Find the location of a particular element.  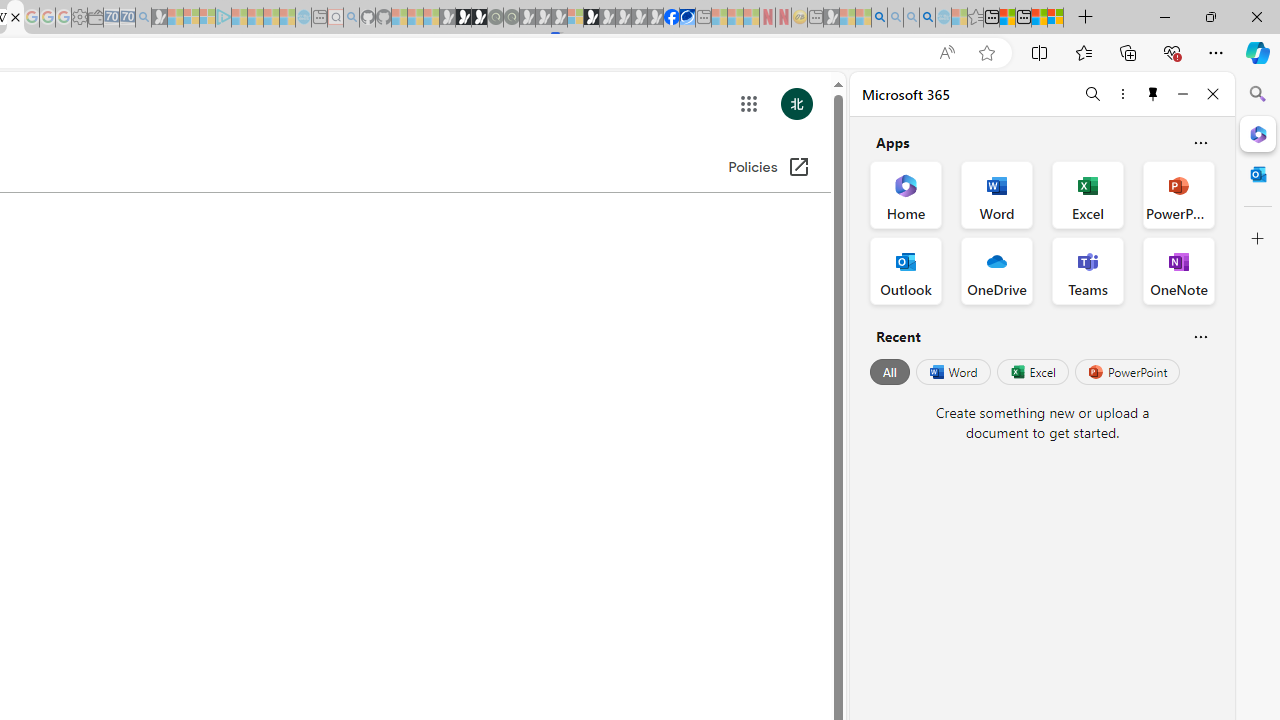

'Sign in to your account - Sleeping' is located at coordinates (574, 17).